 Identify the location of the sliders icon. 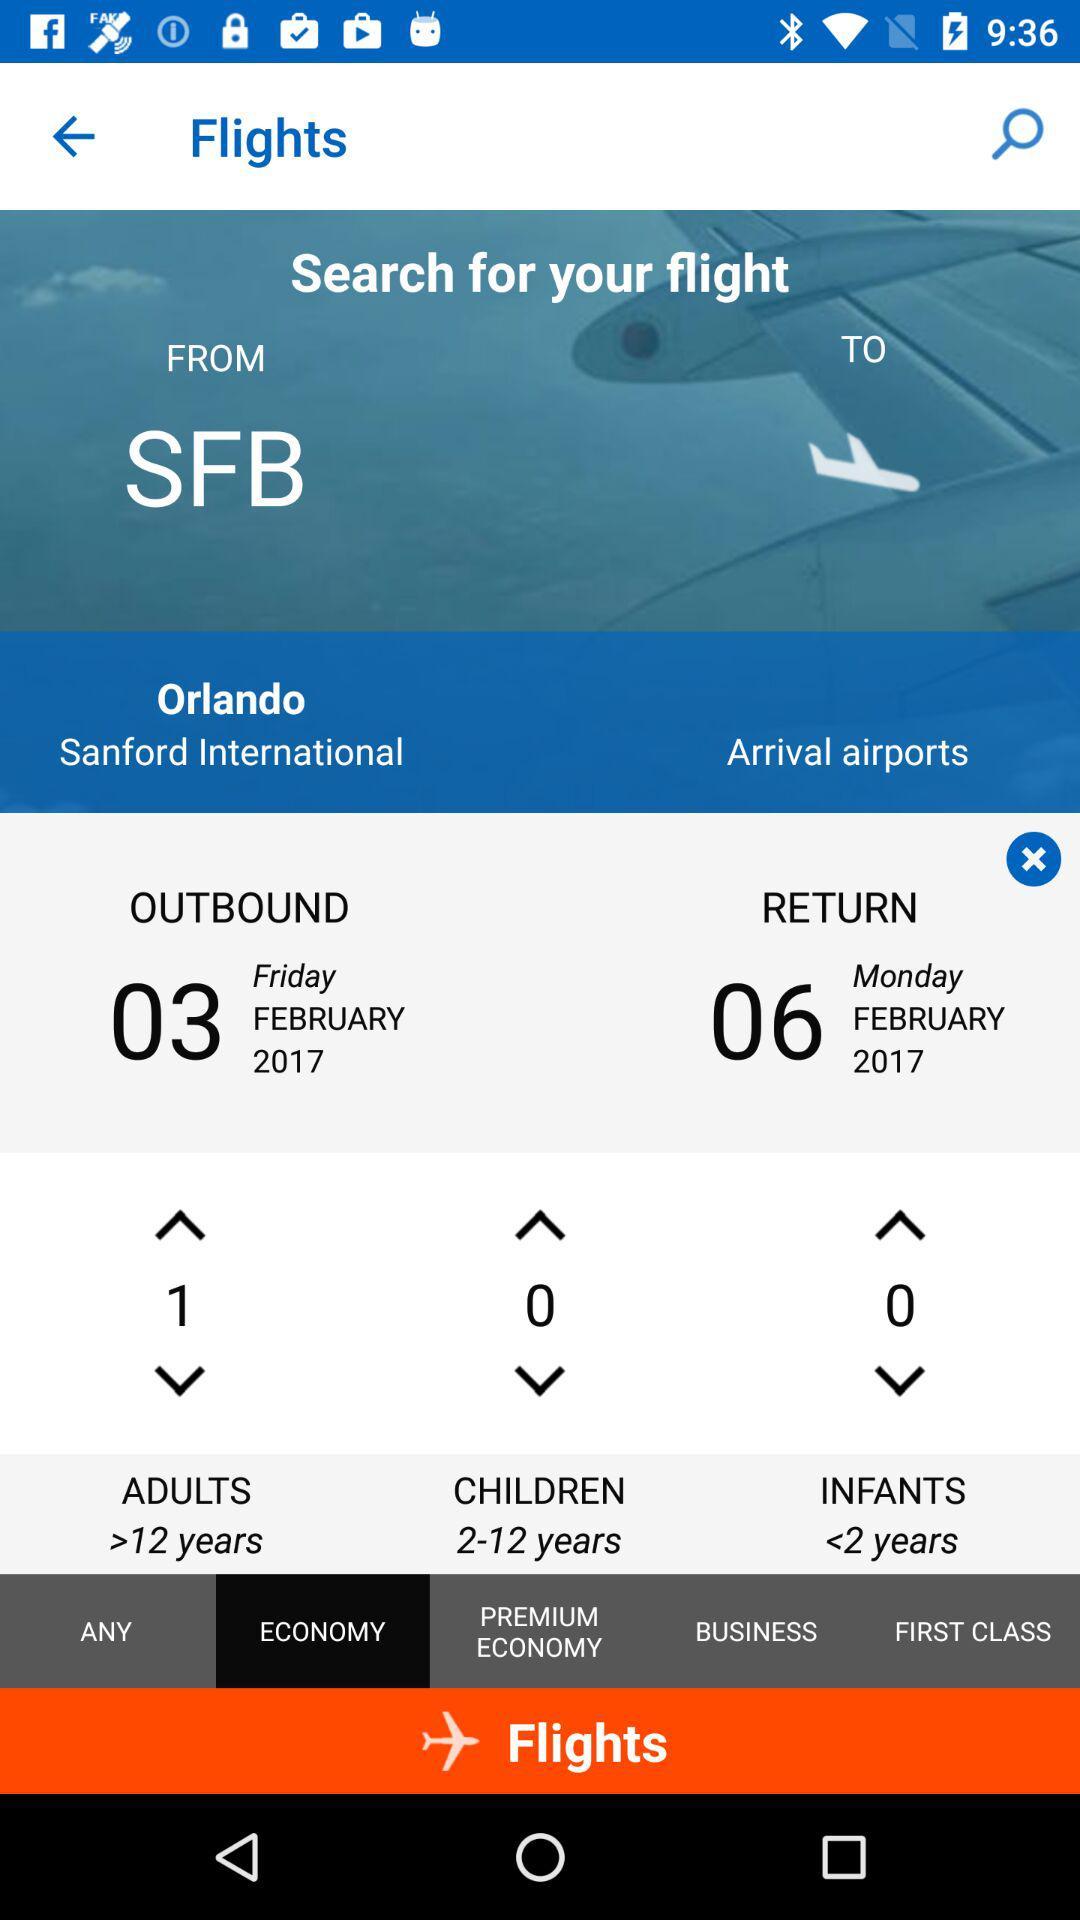
(898, 1380).